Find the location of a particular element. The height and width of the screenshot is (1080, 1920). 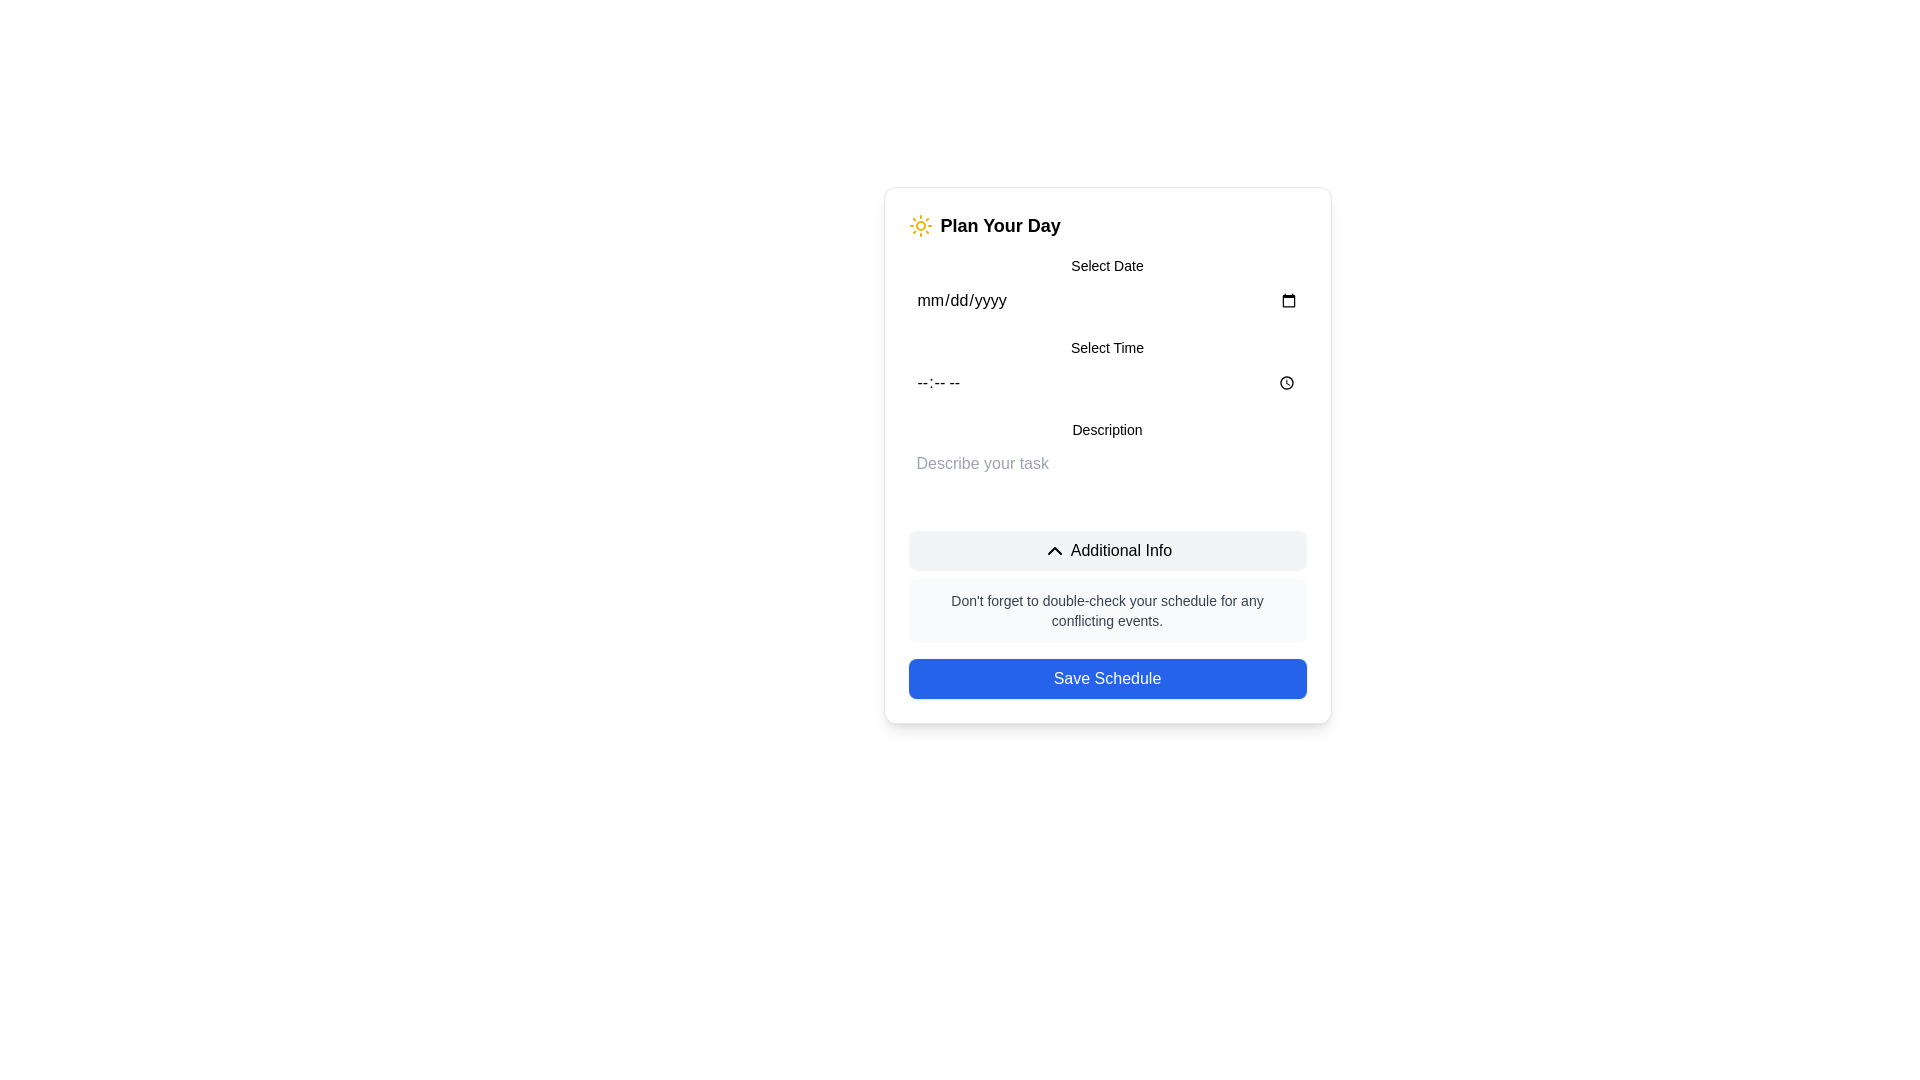

the Time input field to focus on it, which is the second input field in the form, located below the 'Select Date' field is located at coordinates (1106, 370).